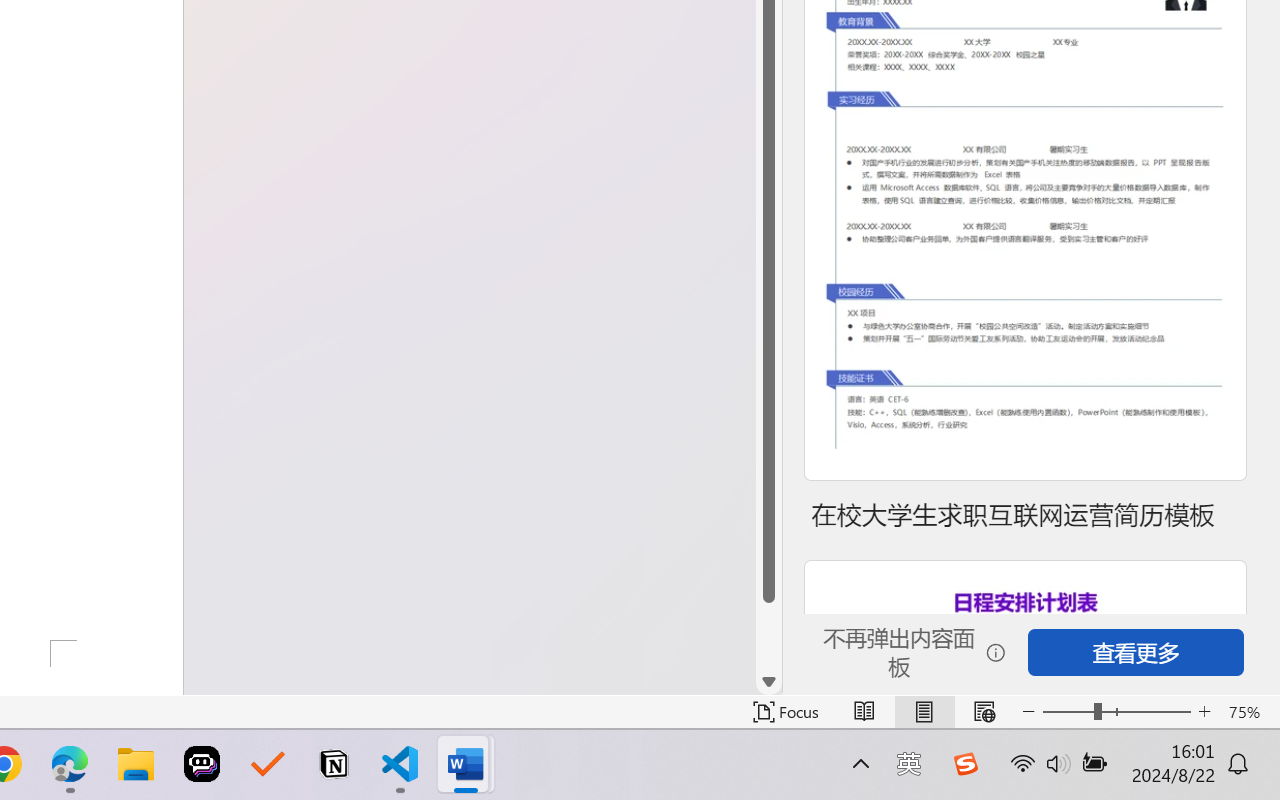 The image size is (1280, 800). What do you see at coordinates (864, 711) in the screenshot?
I see `'Read Mode'` at bounding box center [864, 711].